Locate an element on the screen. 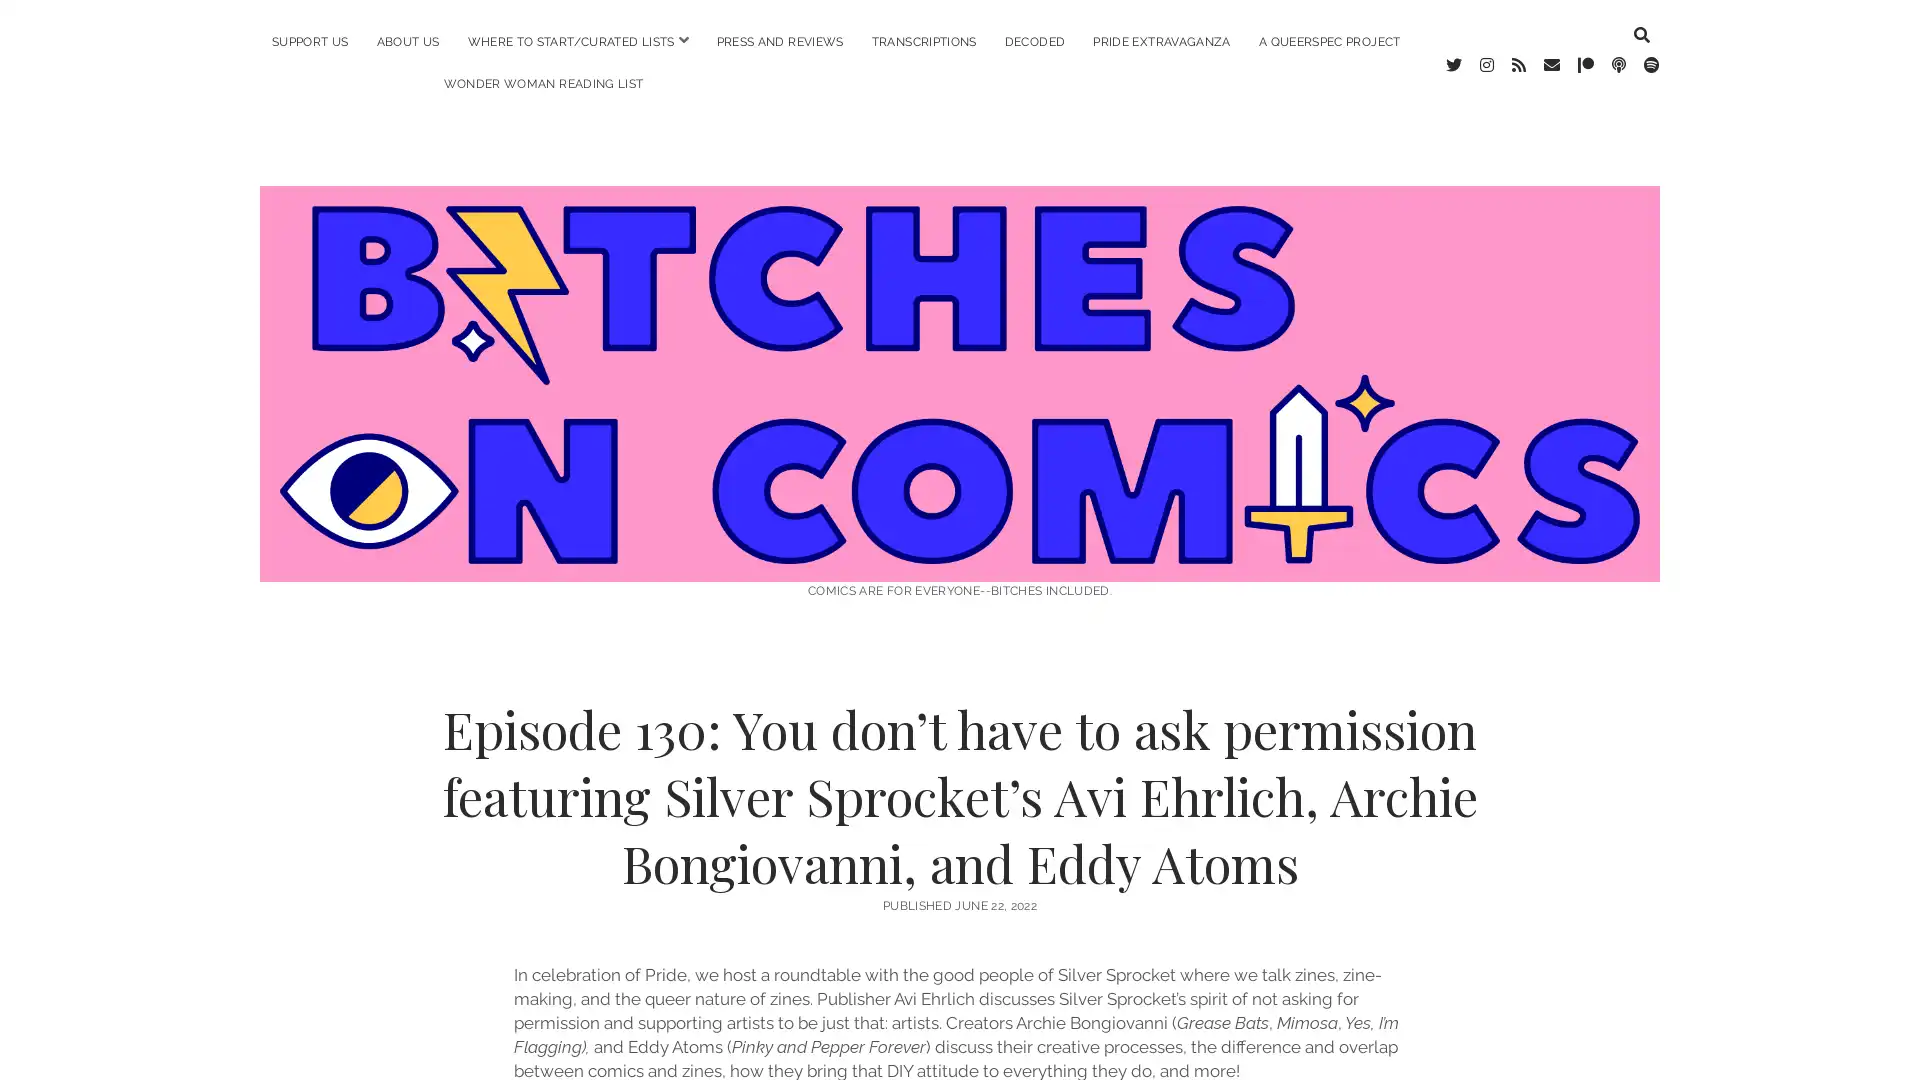  open menu is located at coordinates (682, 40).